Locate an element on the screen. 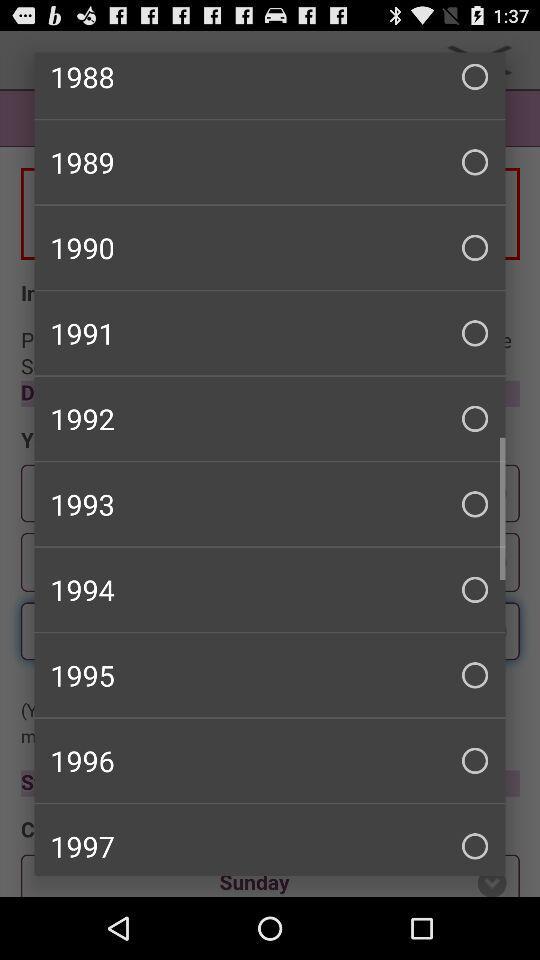 This screenshot has width=540, height=960. 1992 icon is located at coordinates (270, 417).